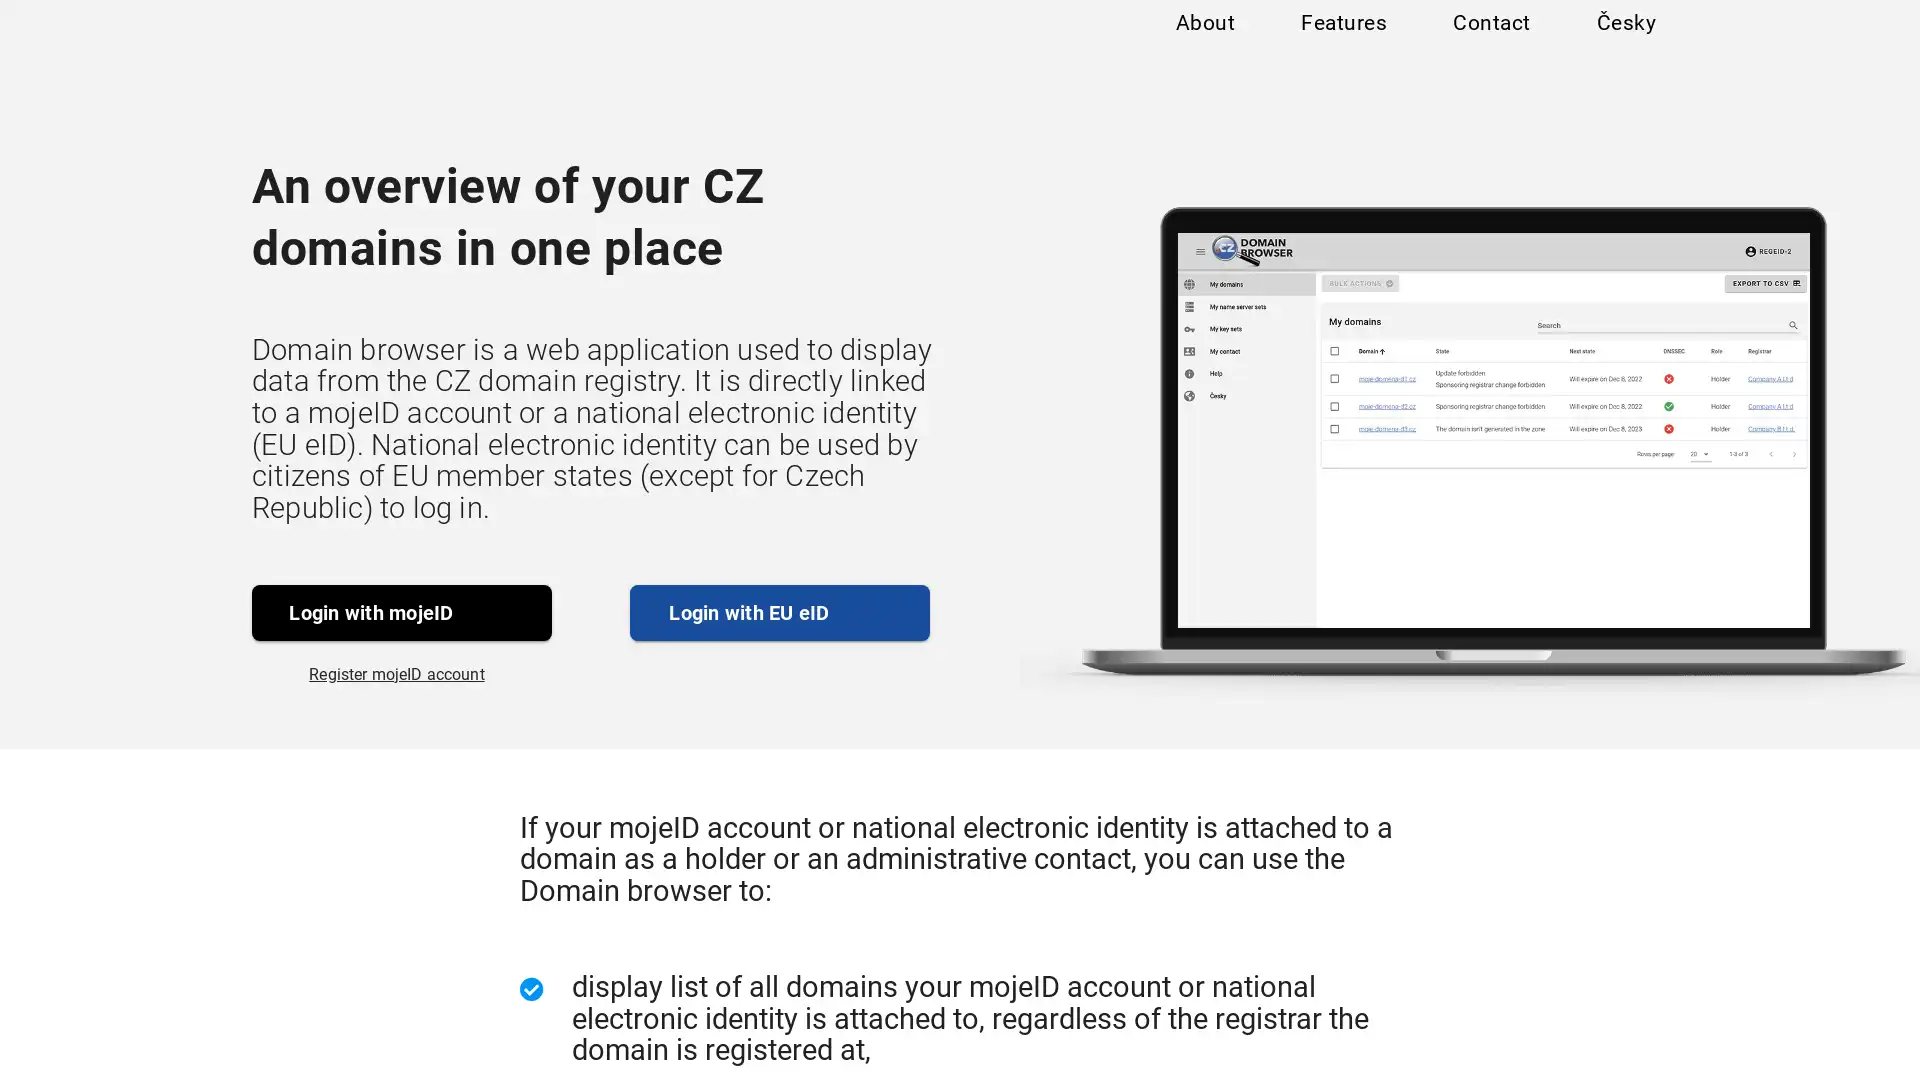  Describe the element at coordinates (1343, 42) in the screenshot. I see `Features` at that location.